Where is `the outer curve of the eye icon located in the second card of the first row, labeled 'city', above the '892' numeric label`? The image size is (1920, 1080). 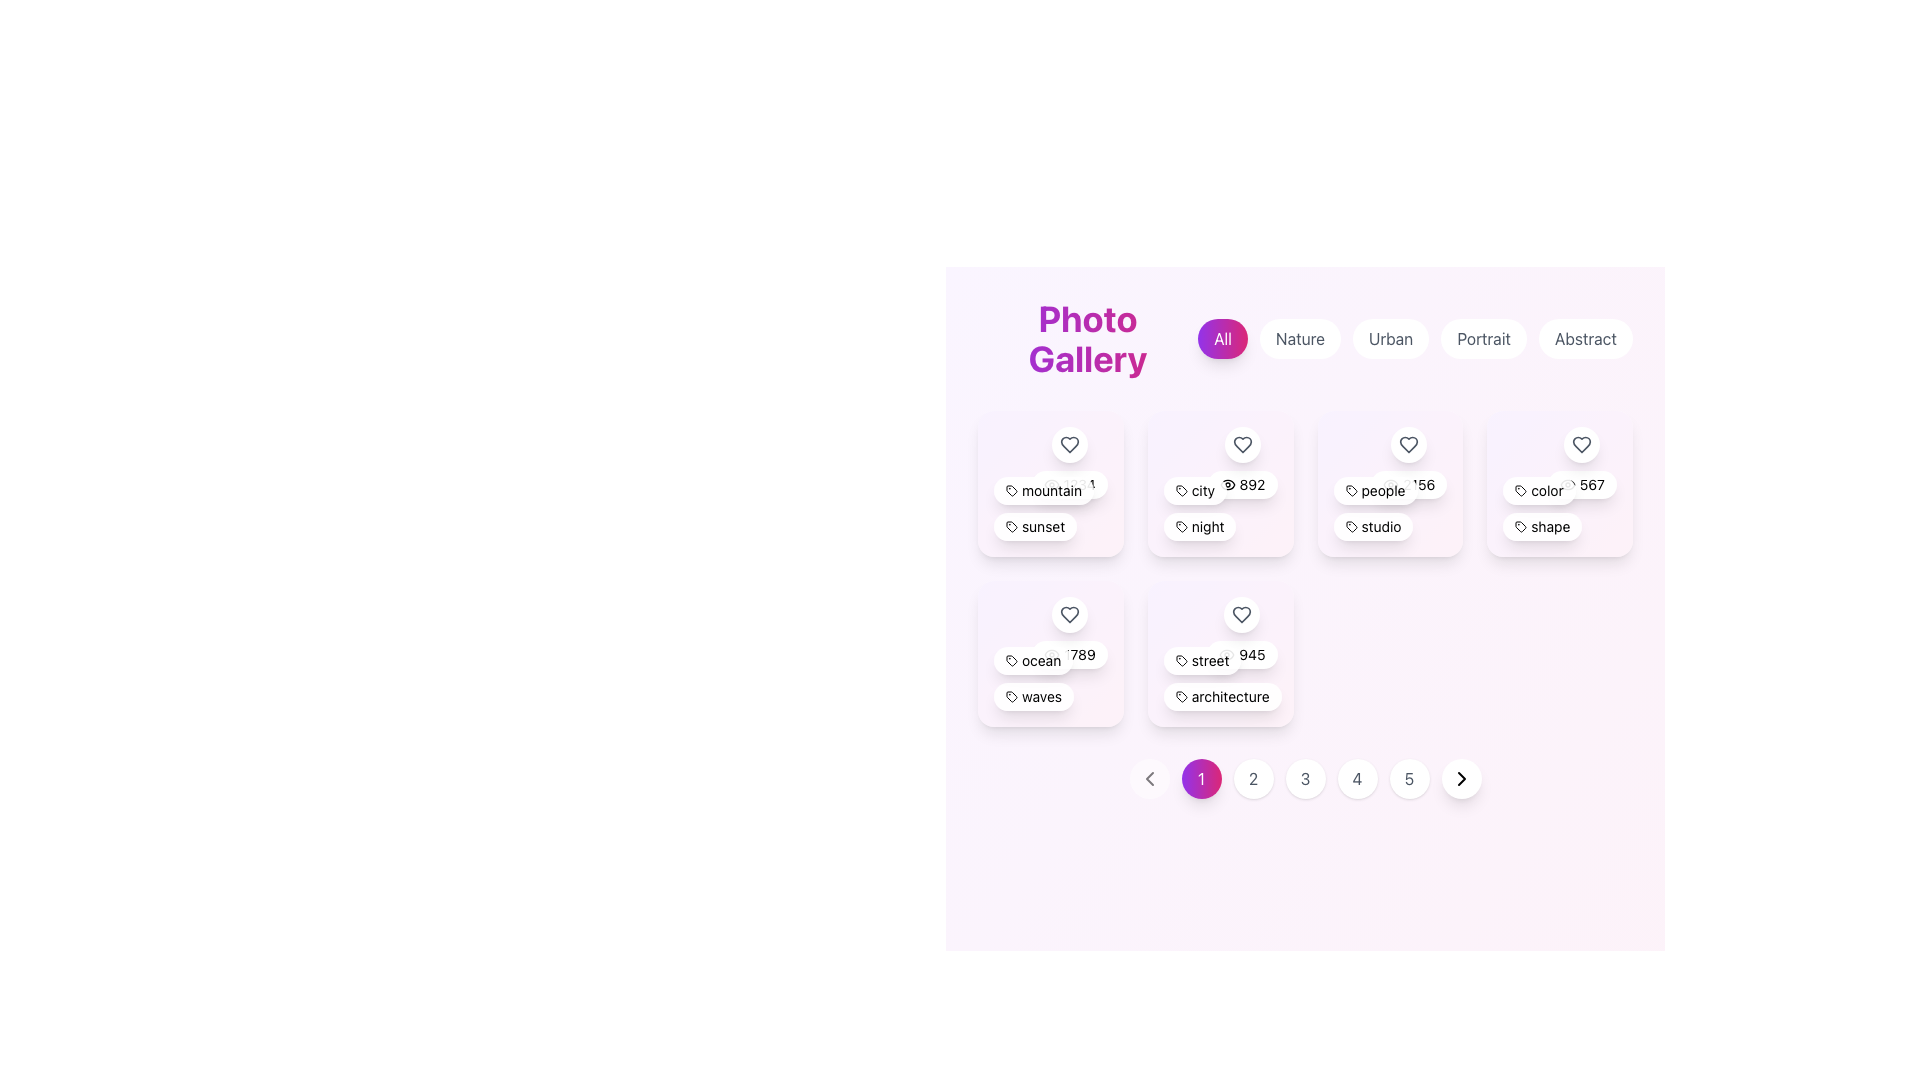
the outer curve of the eye icon located in the second card of the first row, labeled 'city', above the '892' numeric label is located at coordinates (1226, 485).